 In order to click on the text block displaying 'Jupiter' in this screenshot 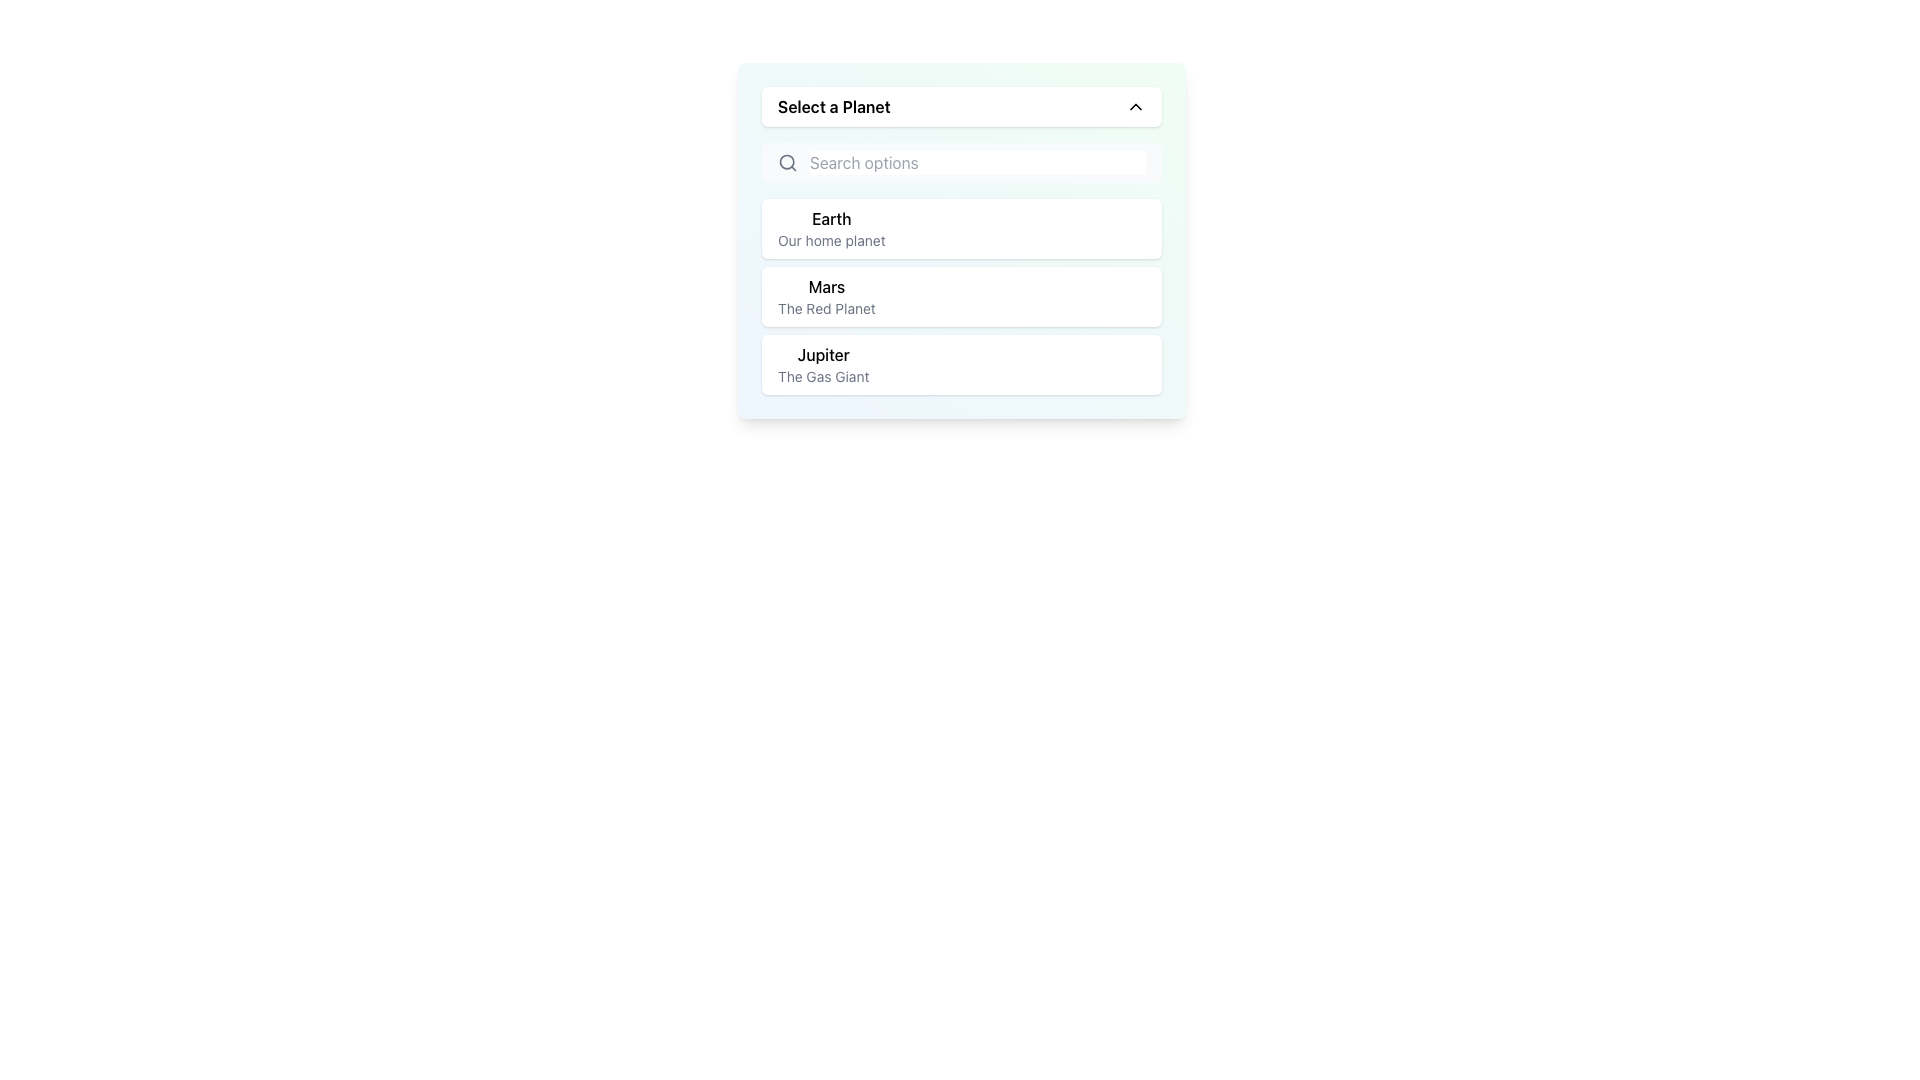, I will do `click(823, 365)`.